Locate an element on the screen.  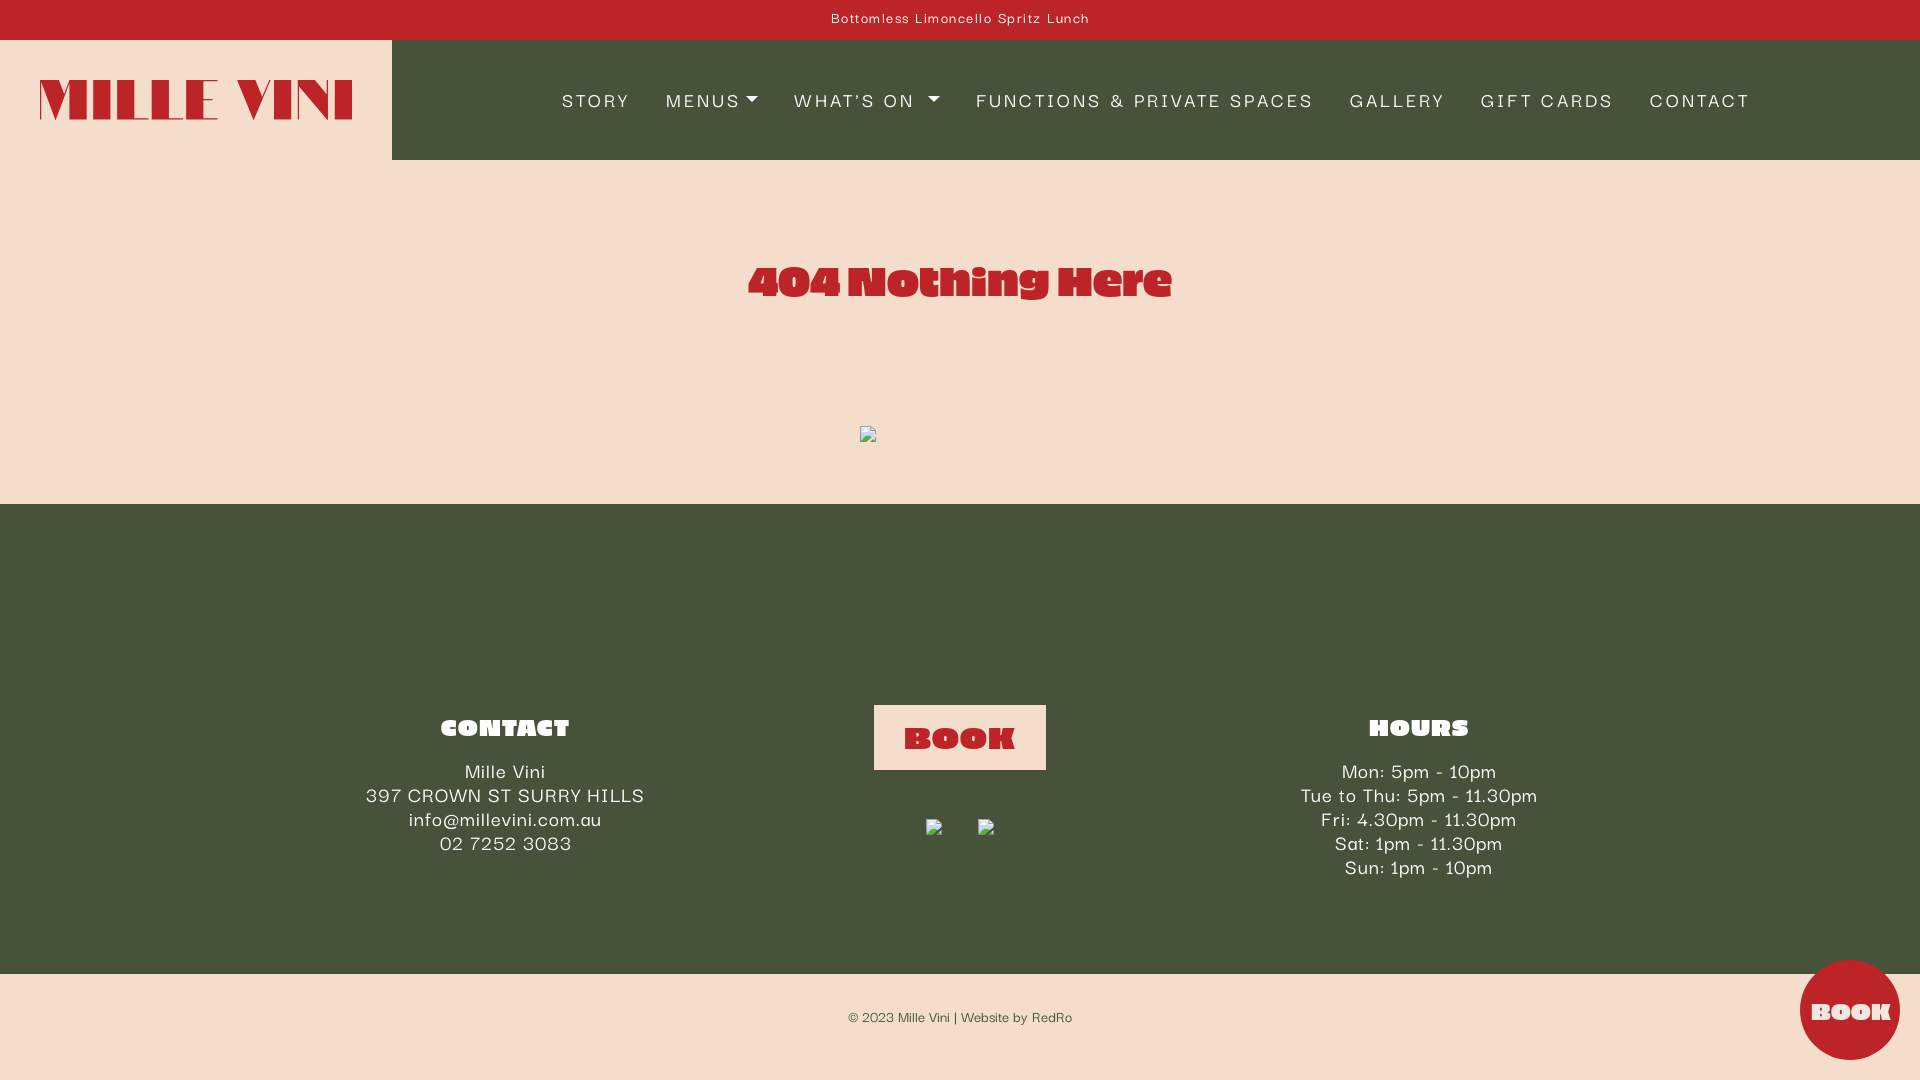
'MENUS' is located at coordinates (711, 100).